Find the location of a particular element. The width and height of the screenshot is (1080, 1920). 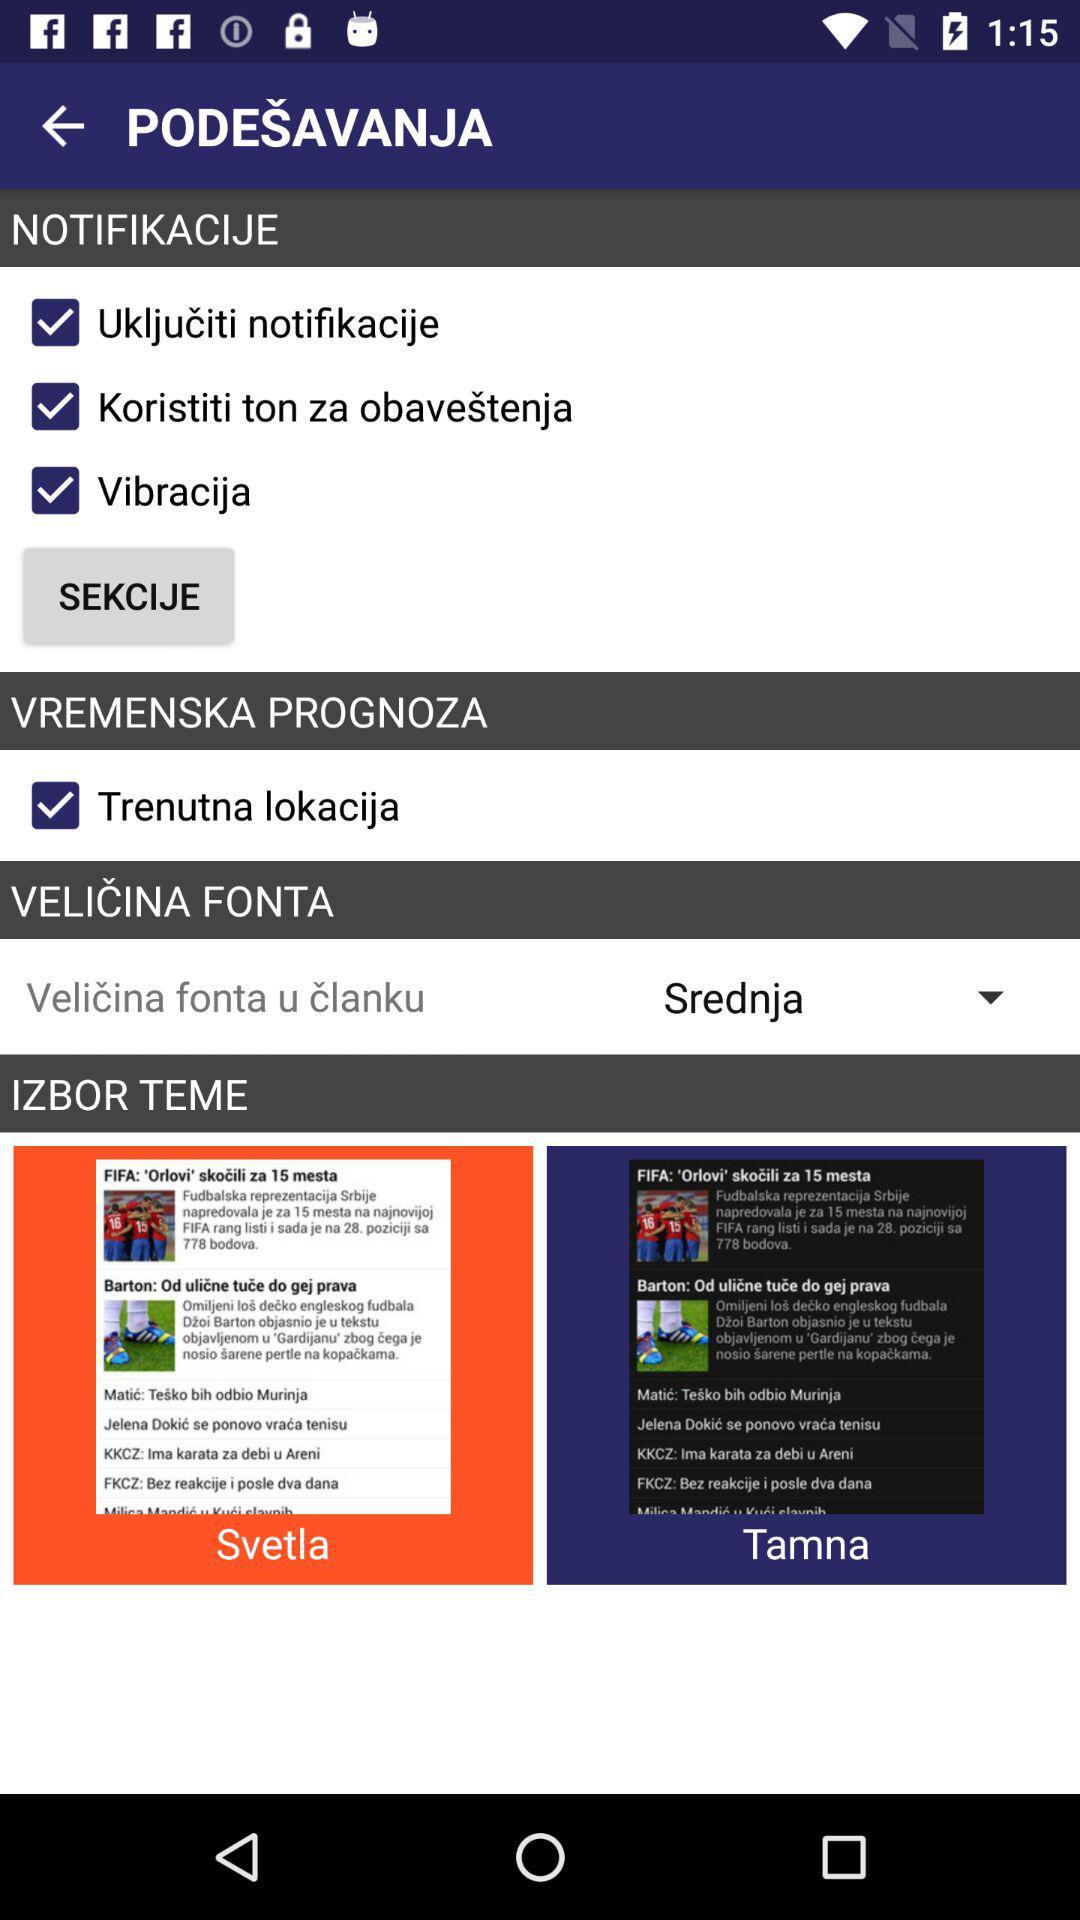

icon above vibracija checkbox is located at coordinates (293, 405).